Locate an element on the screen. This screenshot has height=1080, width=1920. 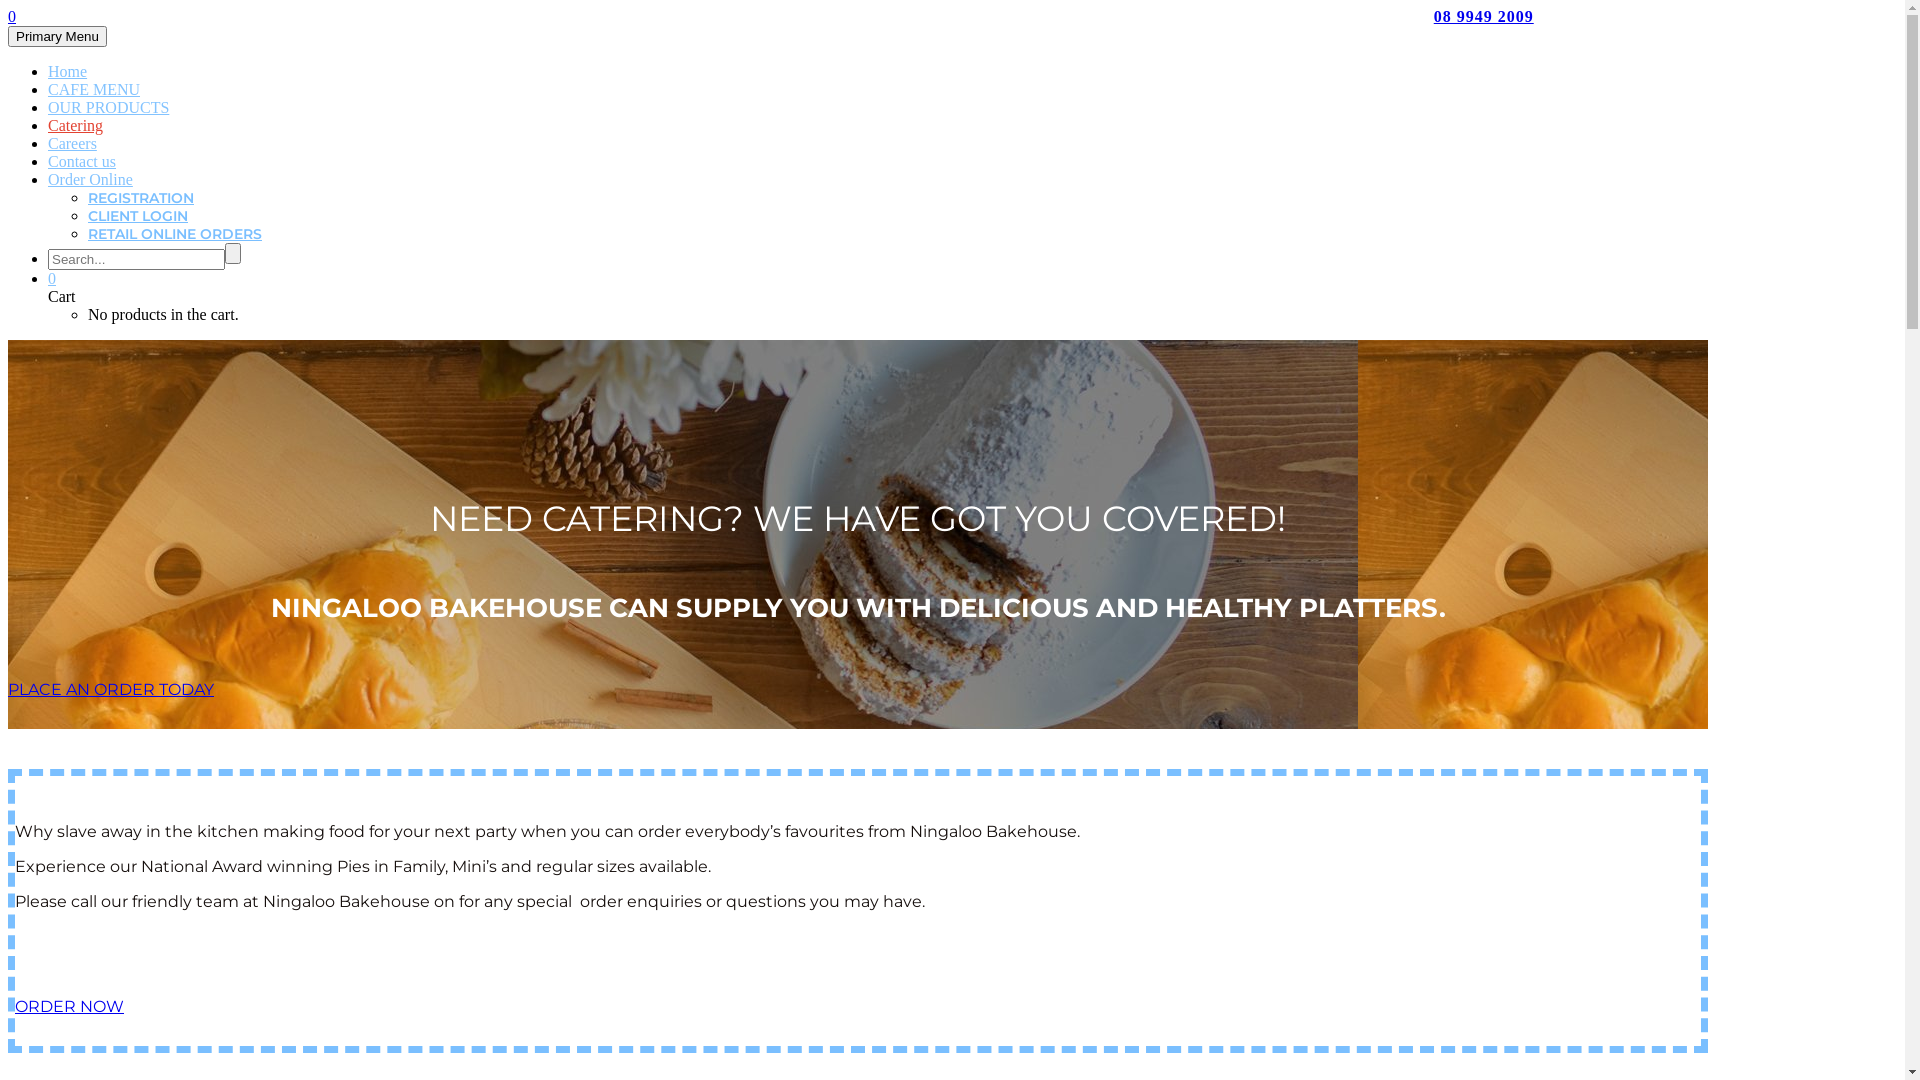
'CLIENT LOGIN' is located at coordinates (137, 216).